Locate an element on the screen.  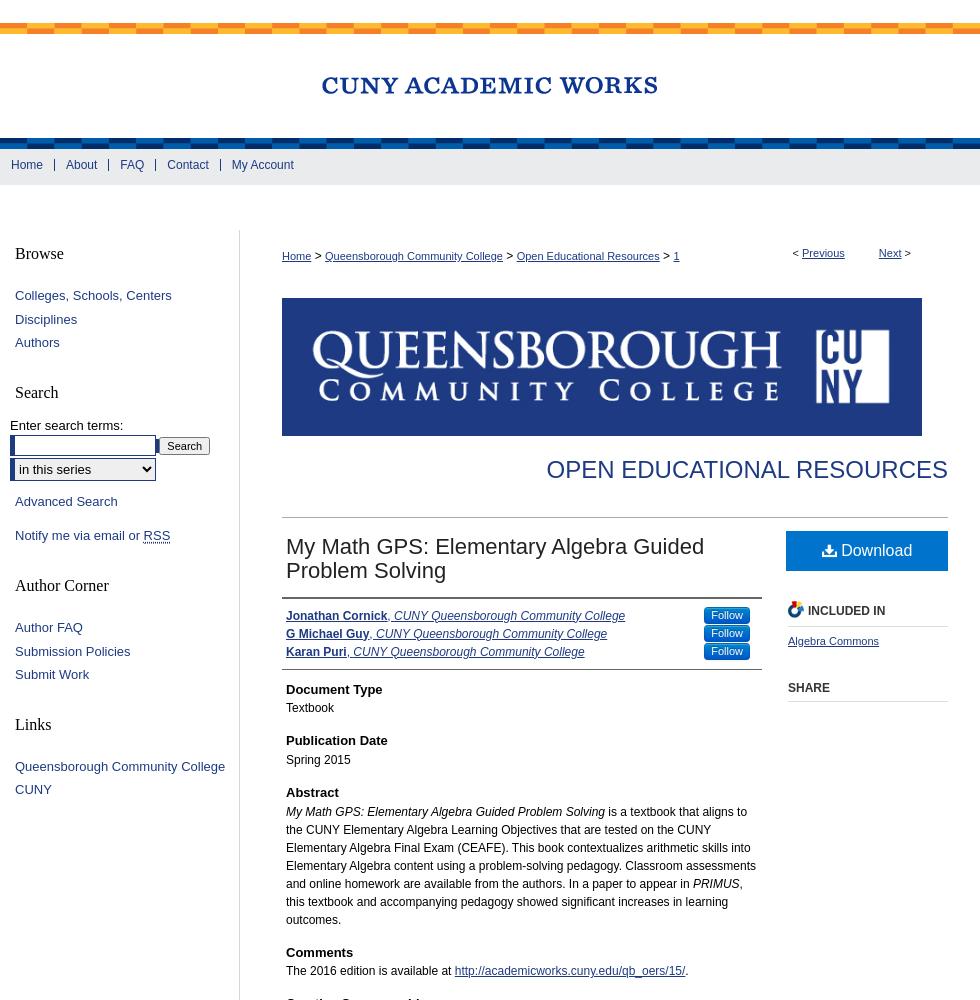
'Spring 2015' is located at coordinates (318, 759).